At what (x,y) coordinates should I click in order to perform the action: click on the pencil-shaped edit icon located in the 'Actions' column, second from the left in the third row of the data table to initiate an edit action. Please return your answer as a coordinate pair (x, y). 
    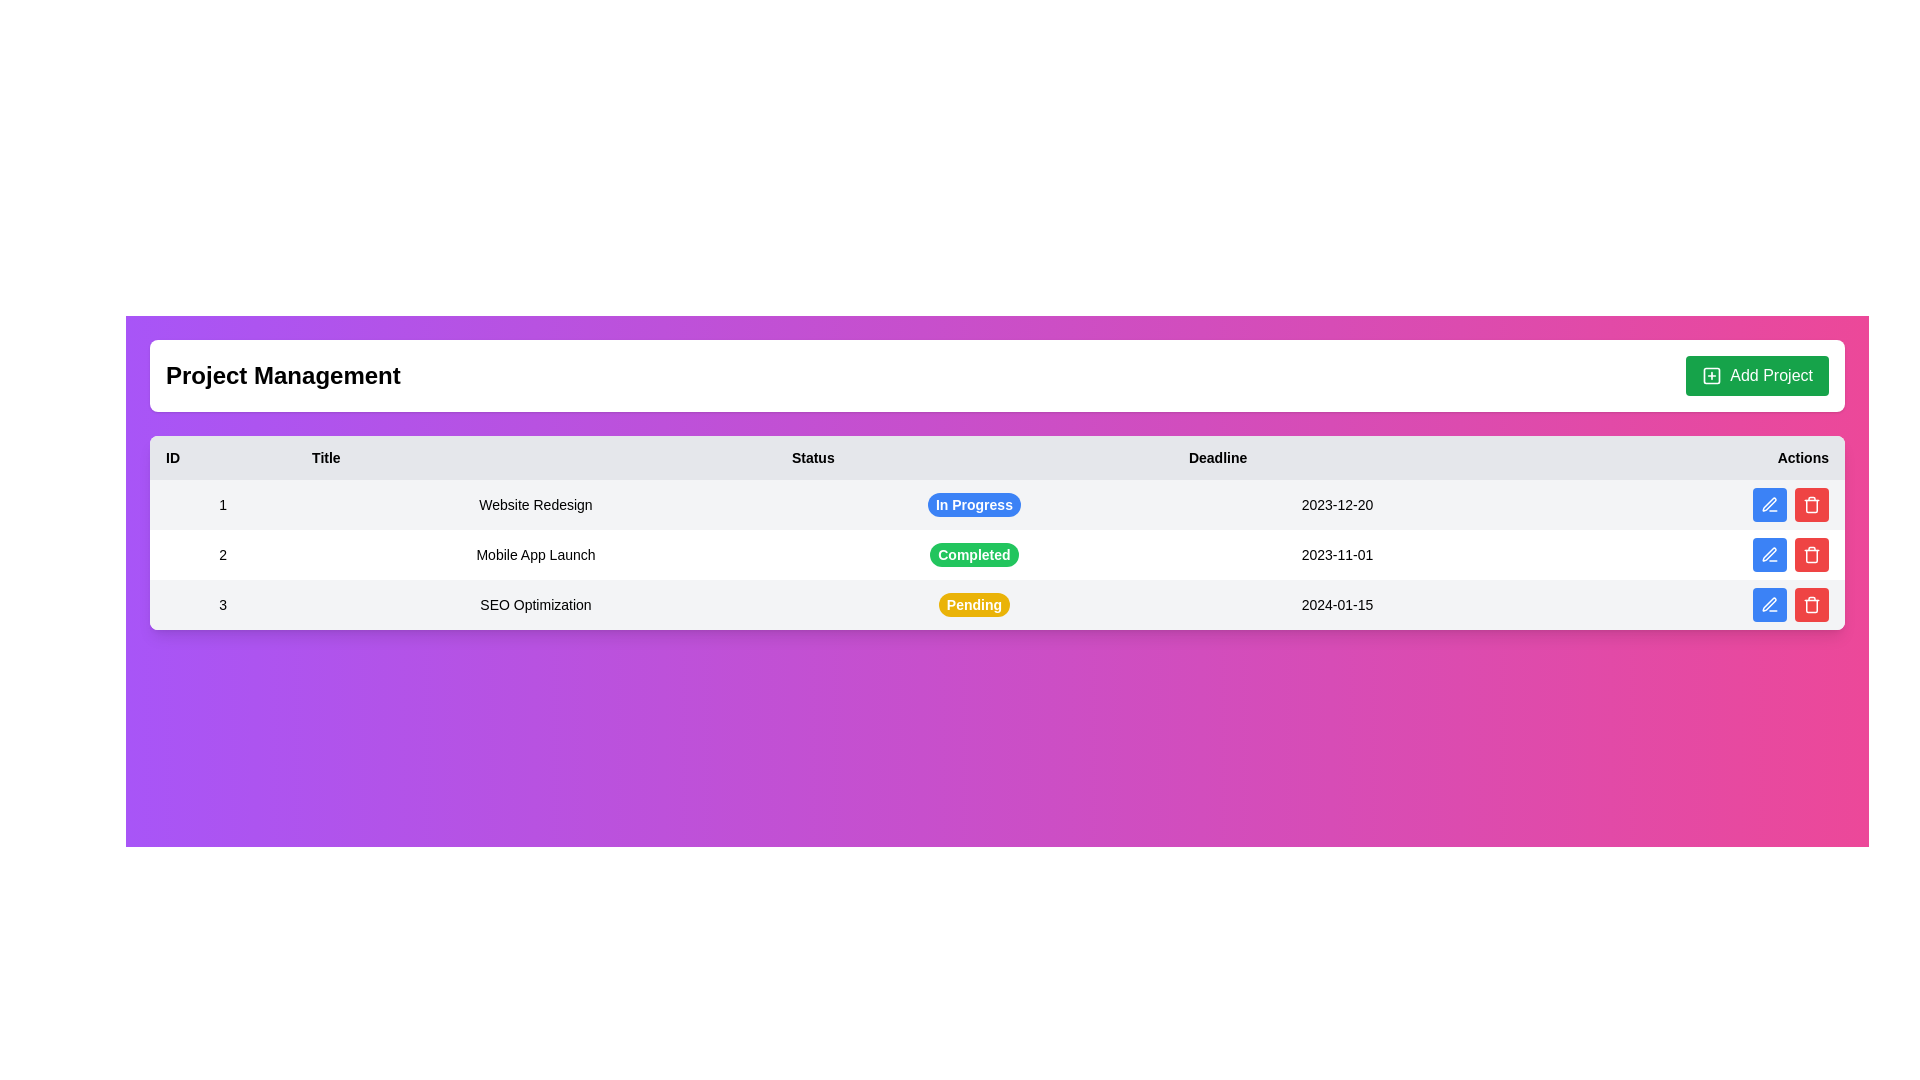
    Looking at the image, I should click on (1769, 554).